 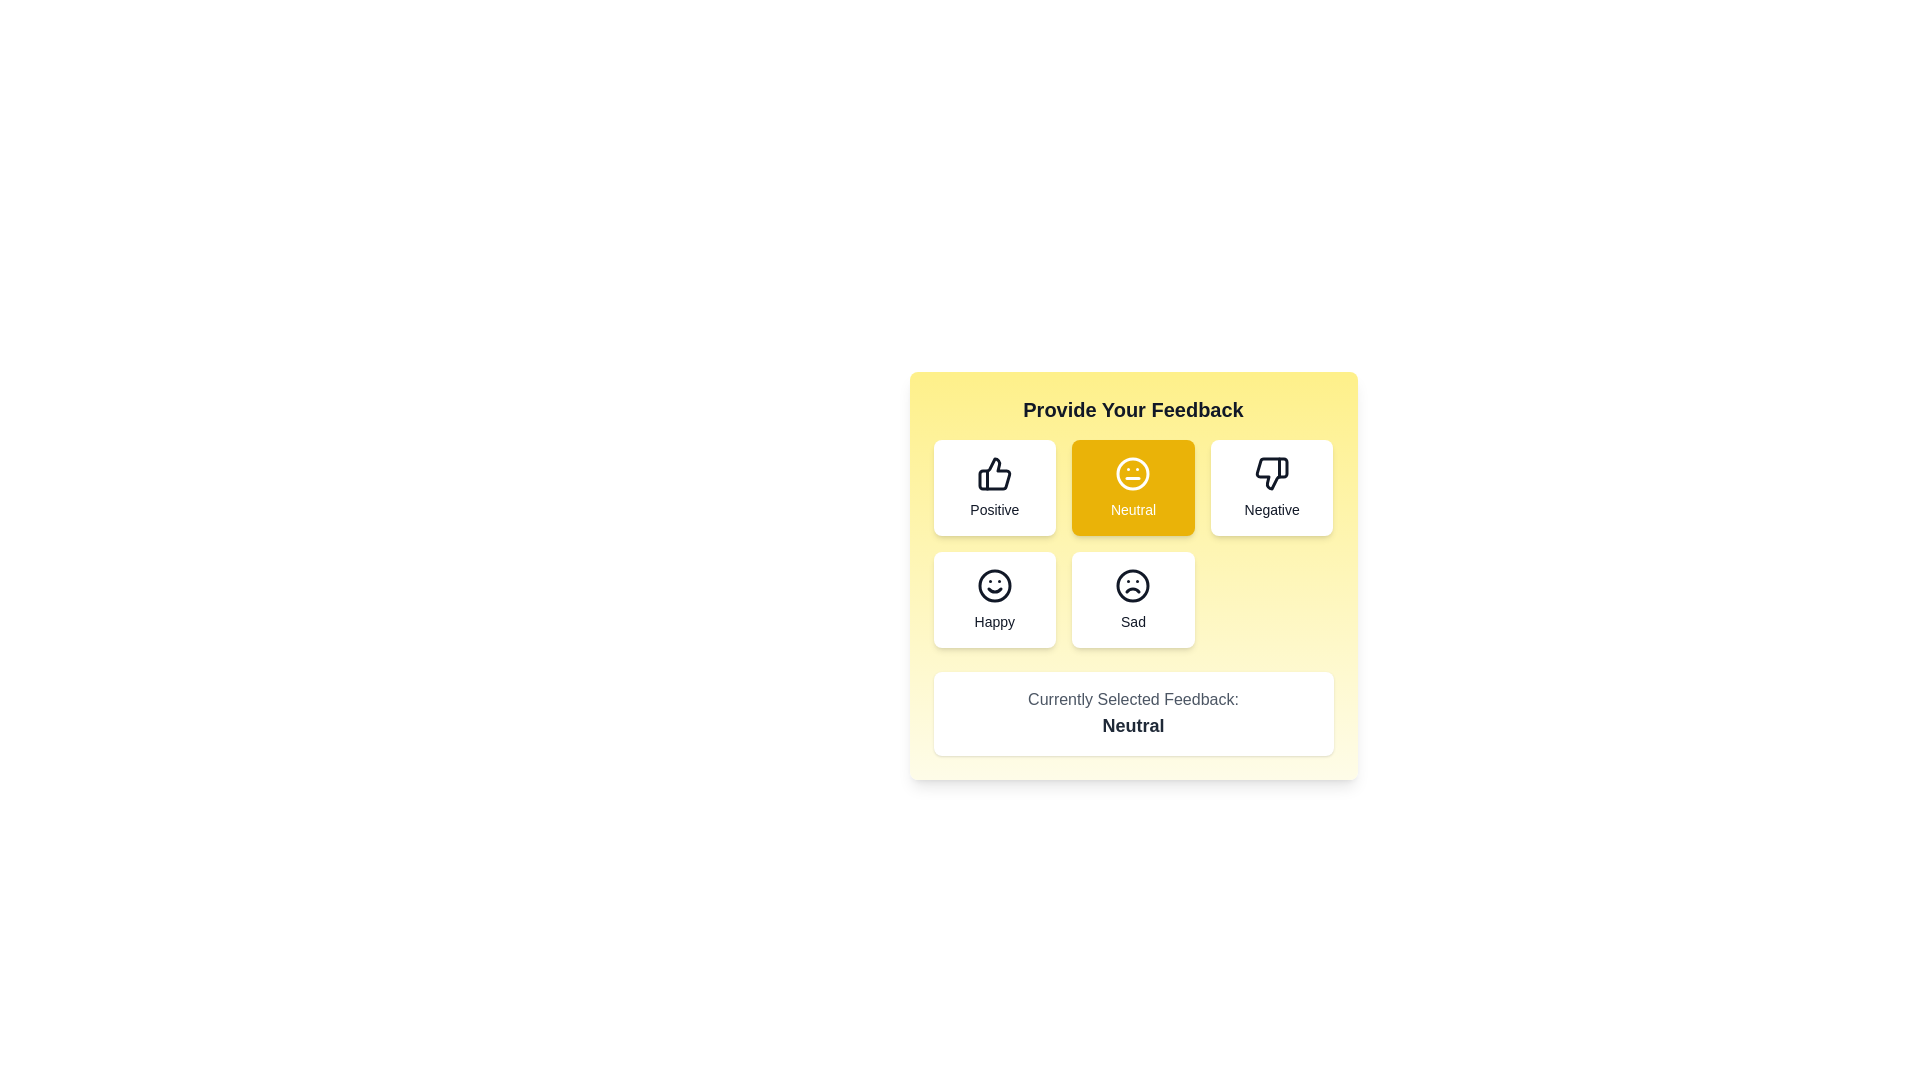 I want to click on the feedback option Neutral by clicking on its button, so click(x=1133, y=488).